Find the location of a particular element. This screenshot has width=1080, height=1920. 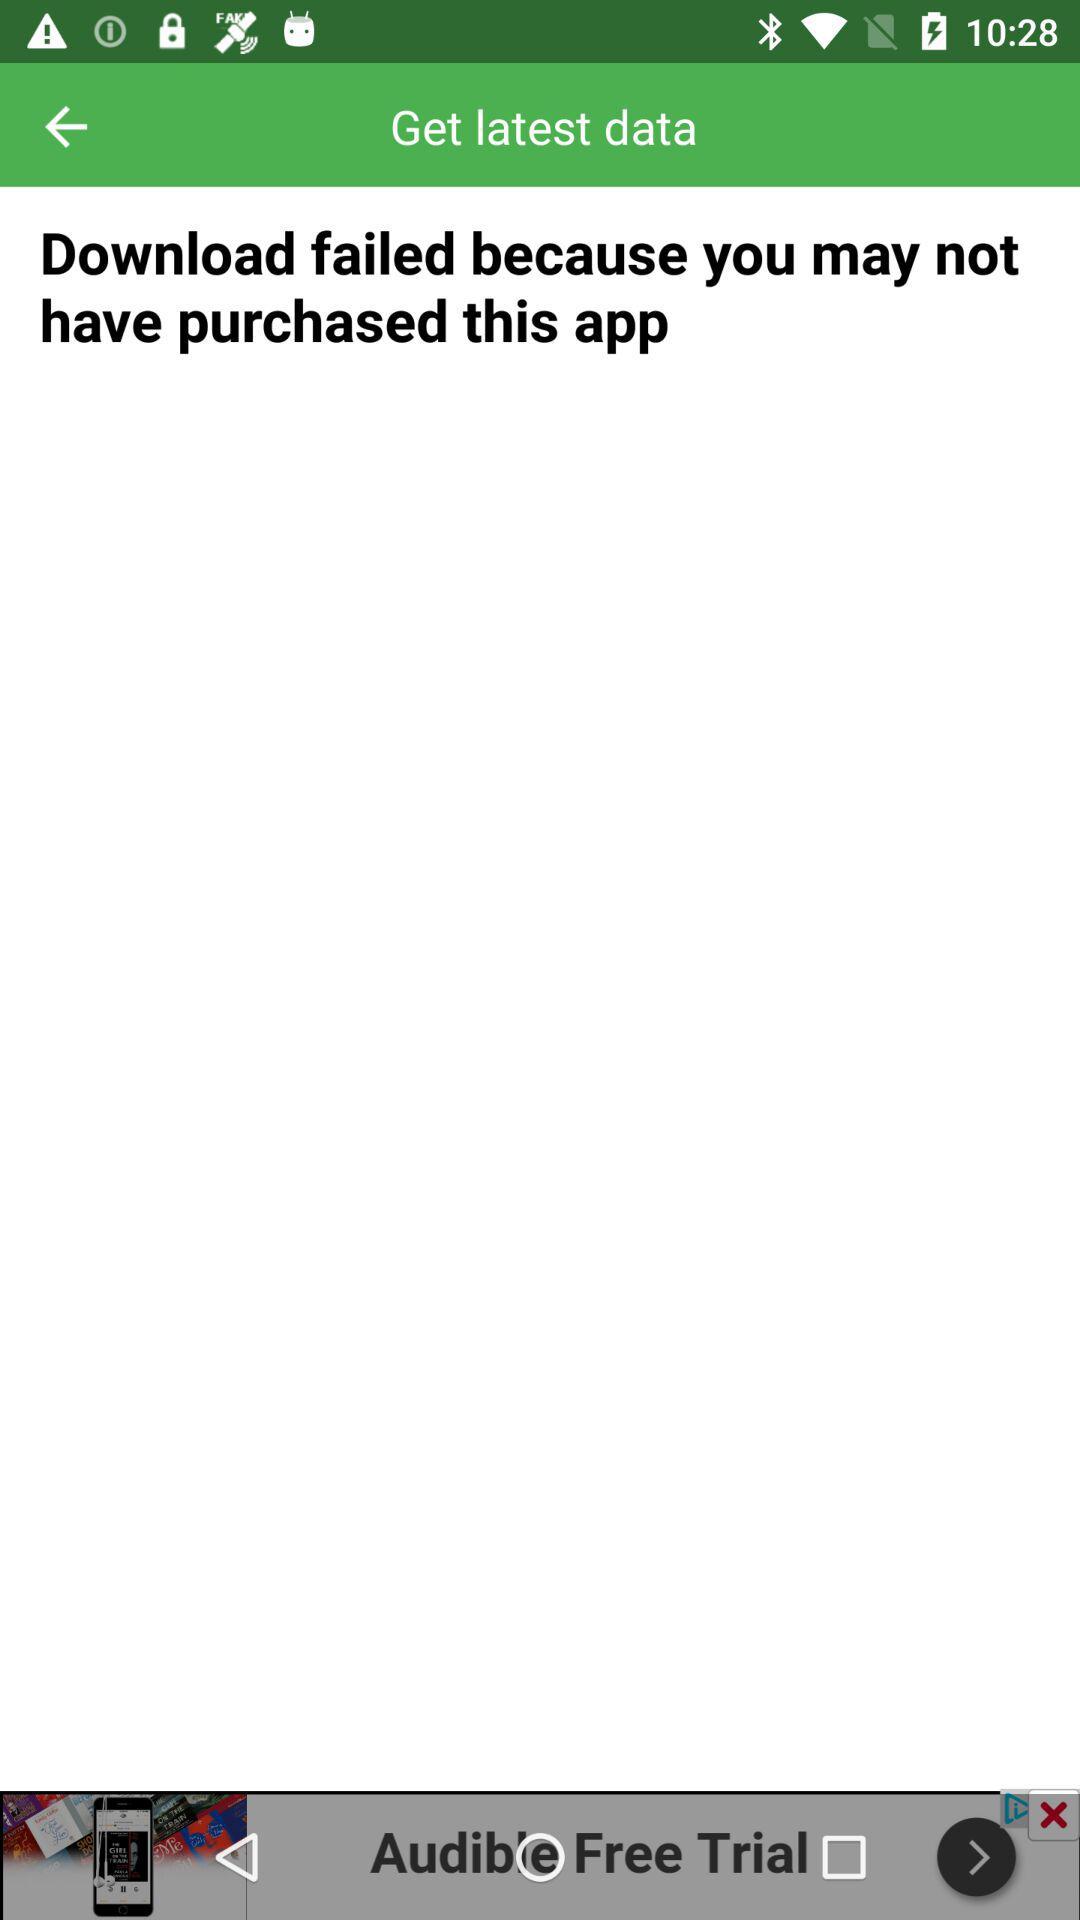

advertisement is located at coordinates (540, 1853).